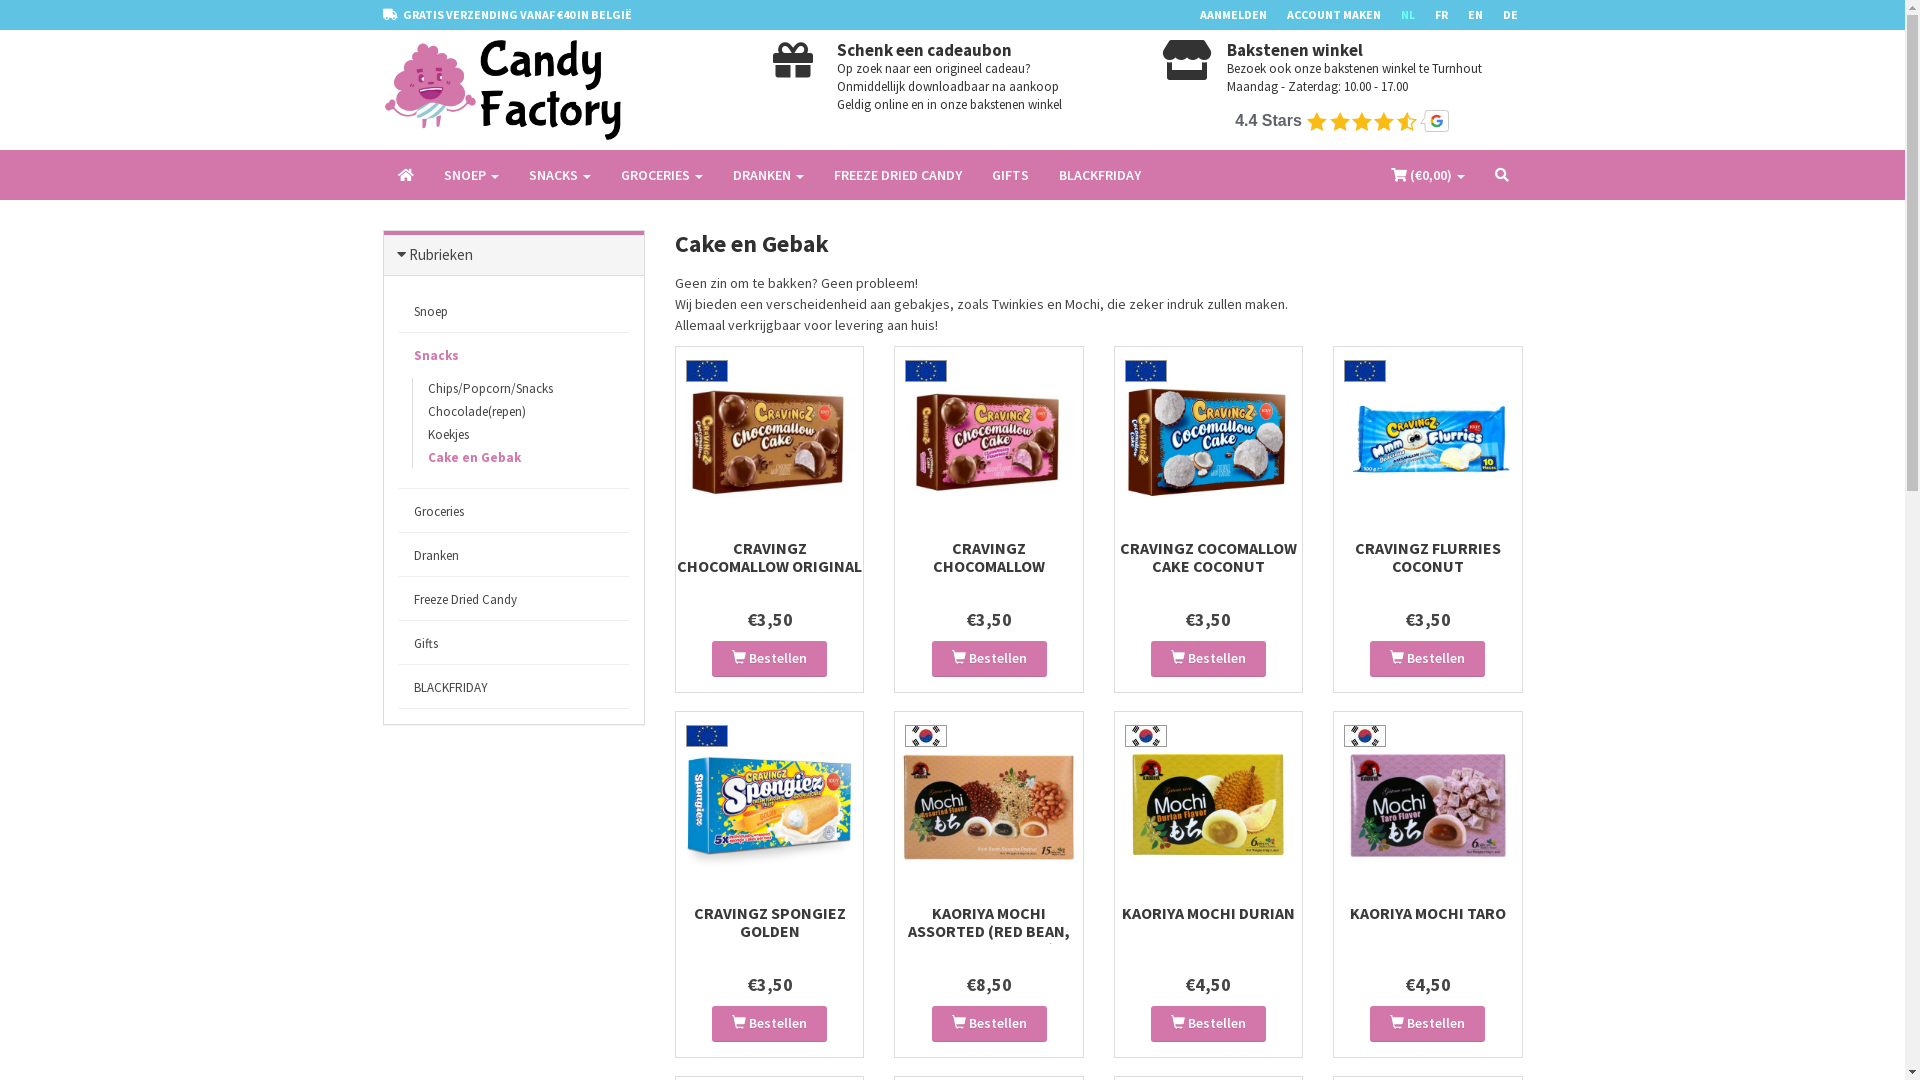  What do you see at coordinates (694, 921) in the screenshot?
I see `'CRAVINGZ SPONGIEZ GOLDEN'` at bounding box center [694, 921].